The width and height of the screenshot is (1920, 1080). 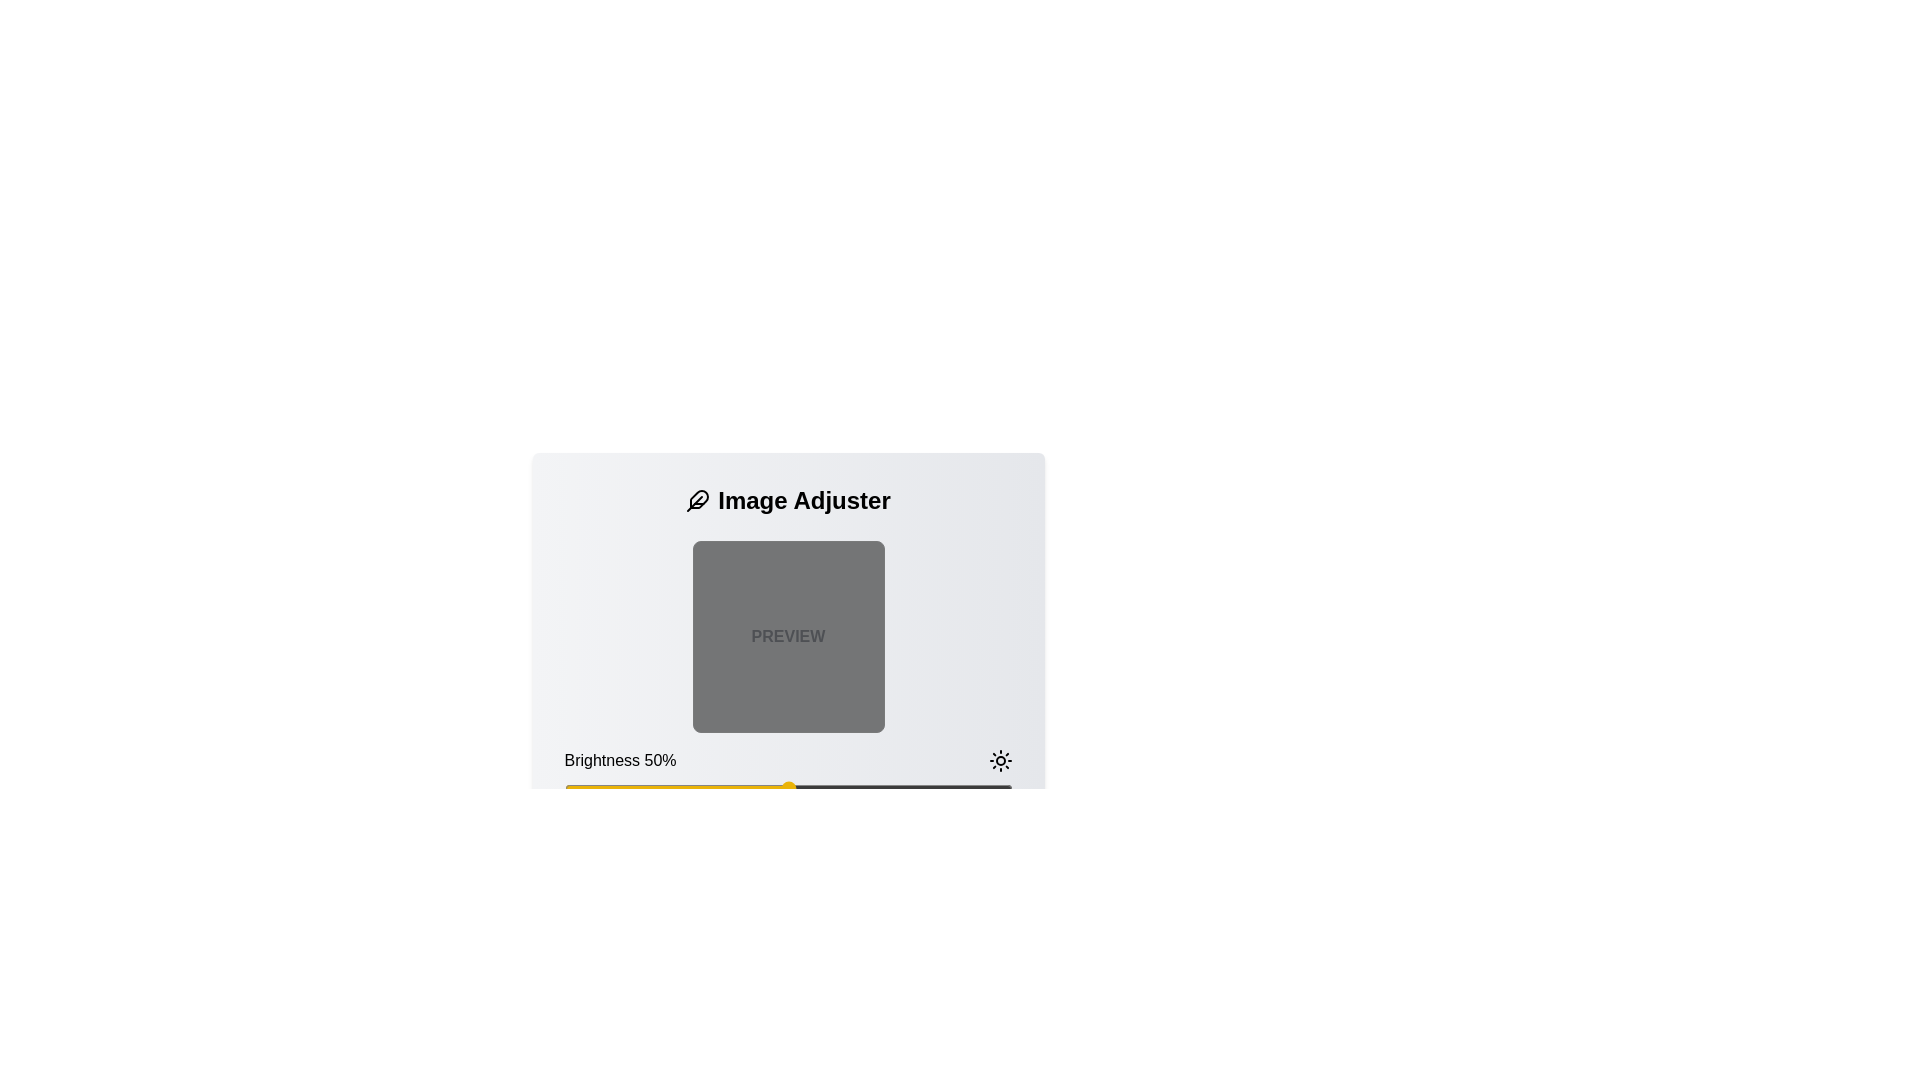 What do you see at coordinates (649, 788) in the screenshot?
I see `the slider` at bounding box center [649, 788].